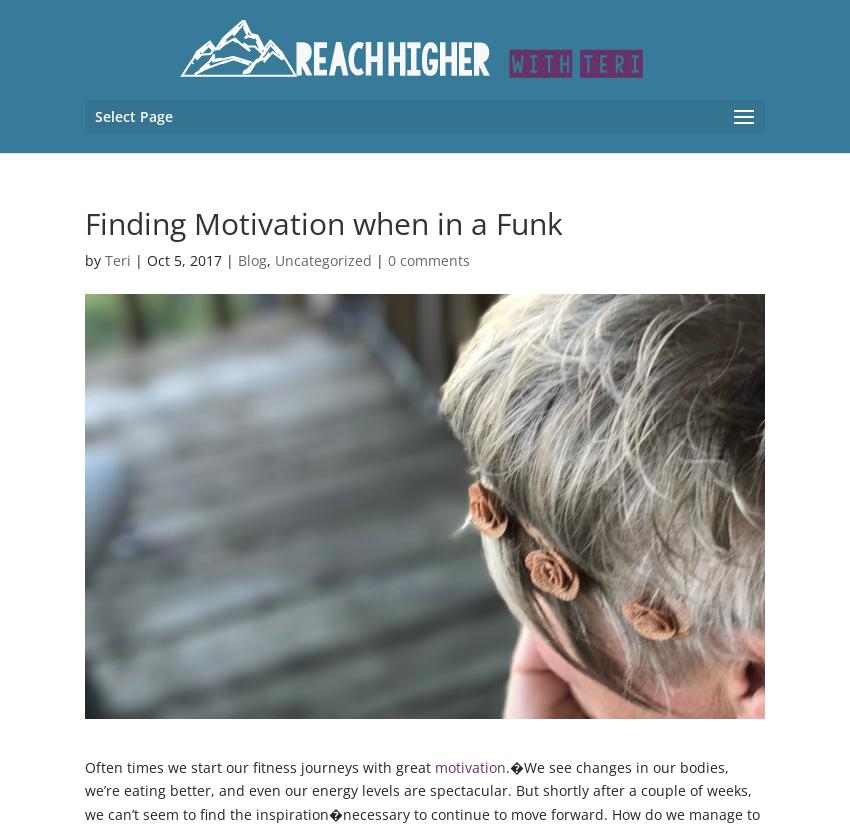  Describe the element at coordinates (427, 260) in the screenshot. I see `'0 comments'` at that location.